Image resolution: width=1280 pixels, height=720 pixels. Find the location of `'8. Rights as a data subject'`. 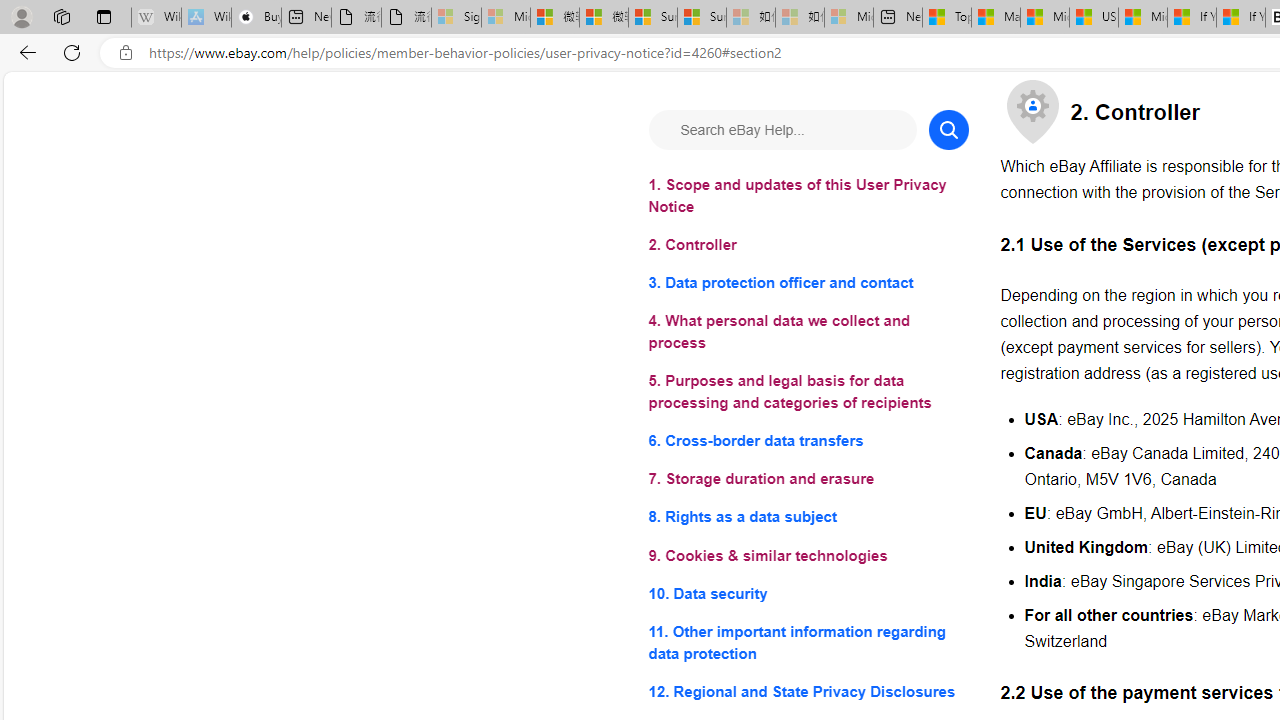

'8. Rights as a data subject' is located at coordinates (808, 516).